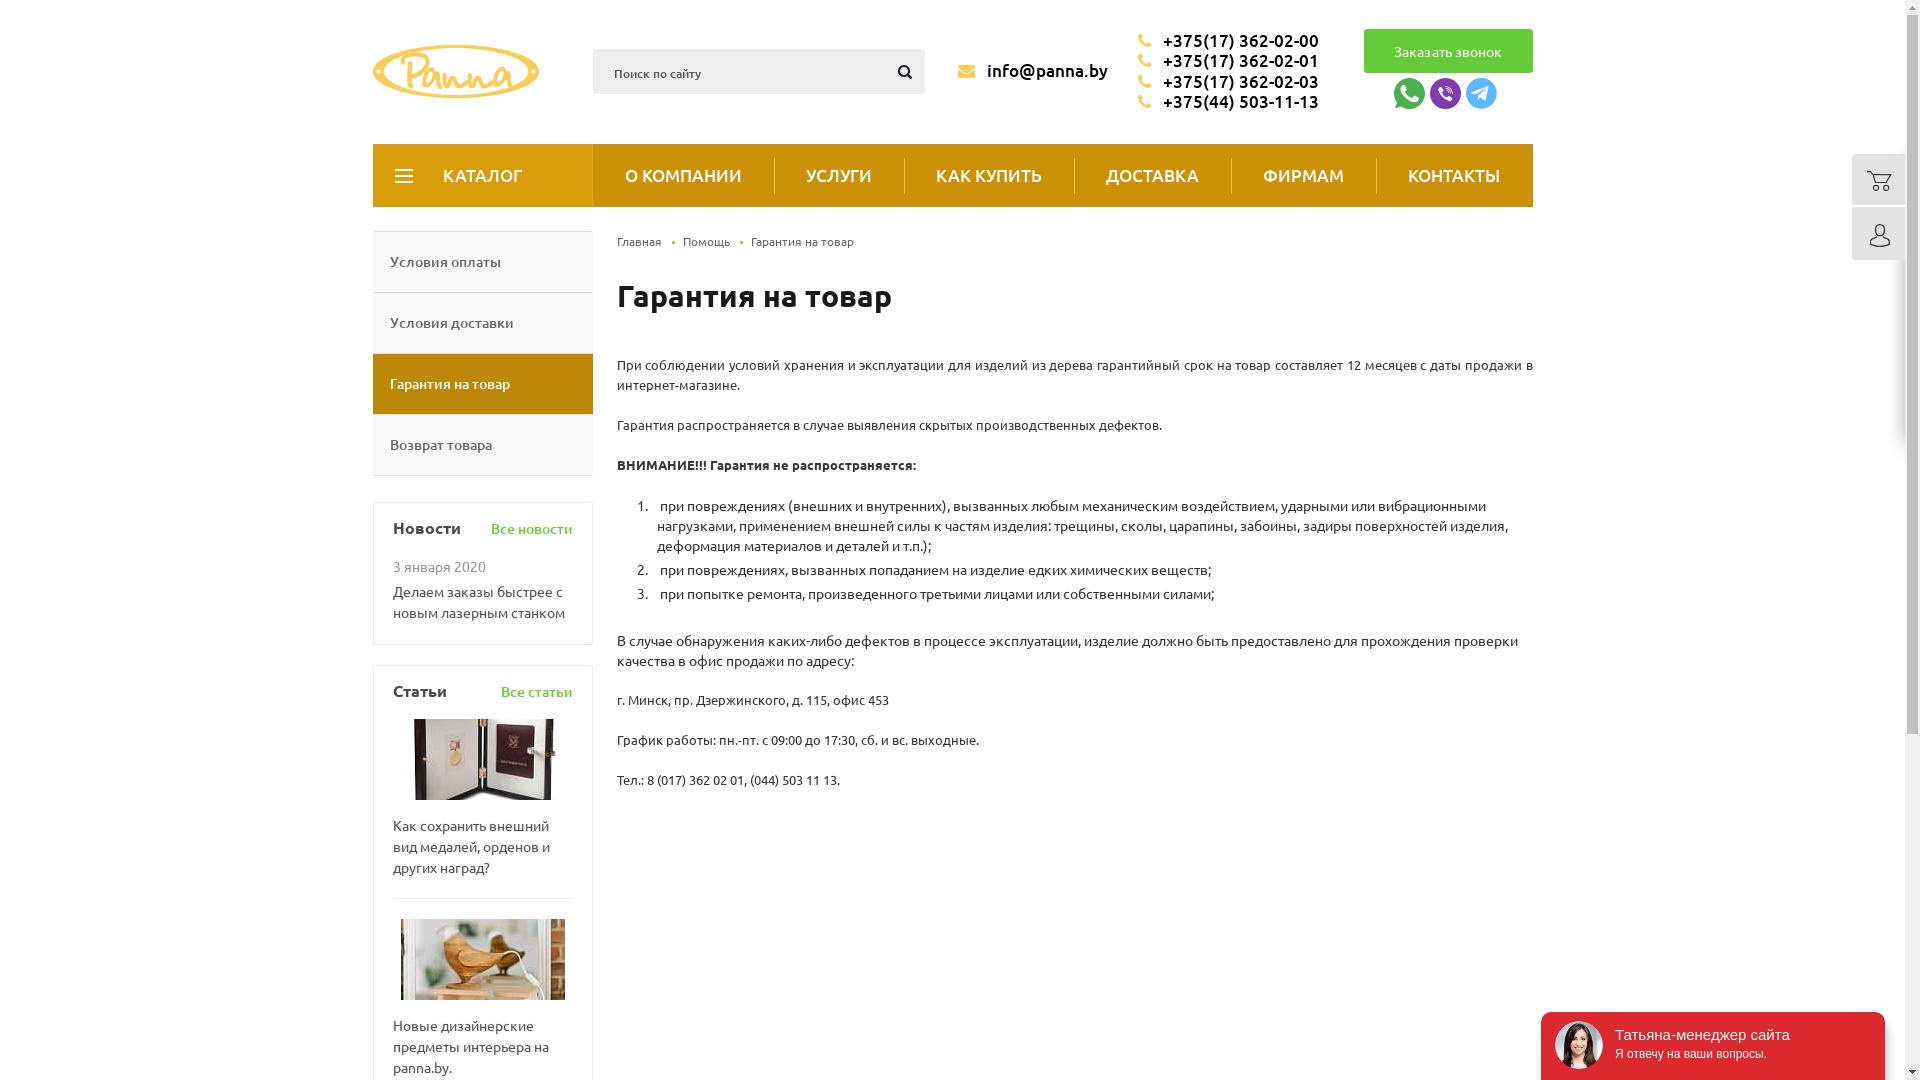 This screenshot has width=1920, height=1080. Describe the element at coordinates (1227, 101) in the screenshot. I see `'+375(44) 503-11-13'` at that location.